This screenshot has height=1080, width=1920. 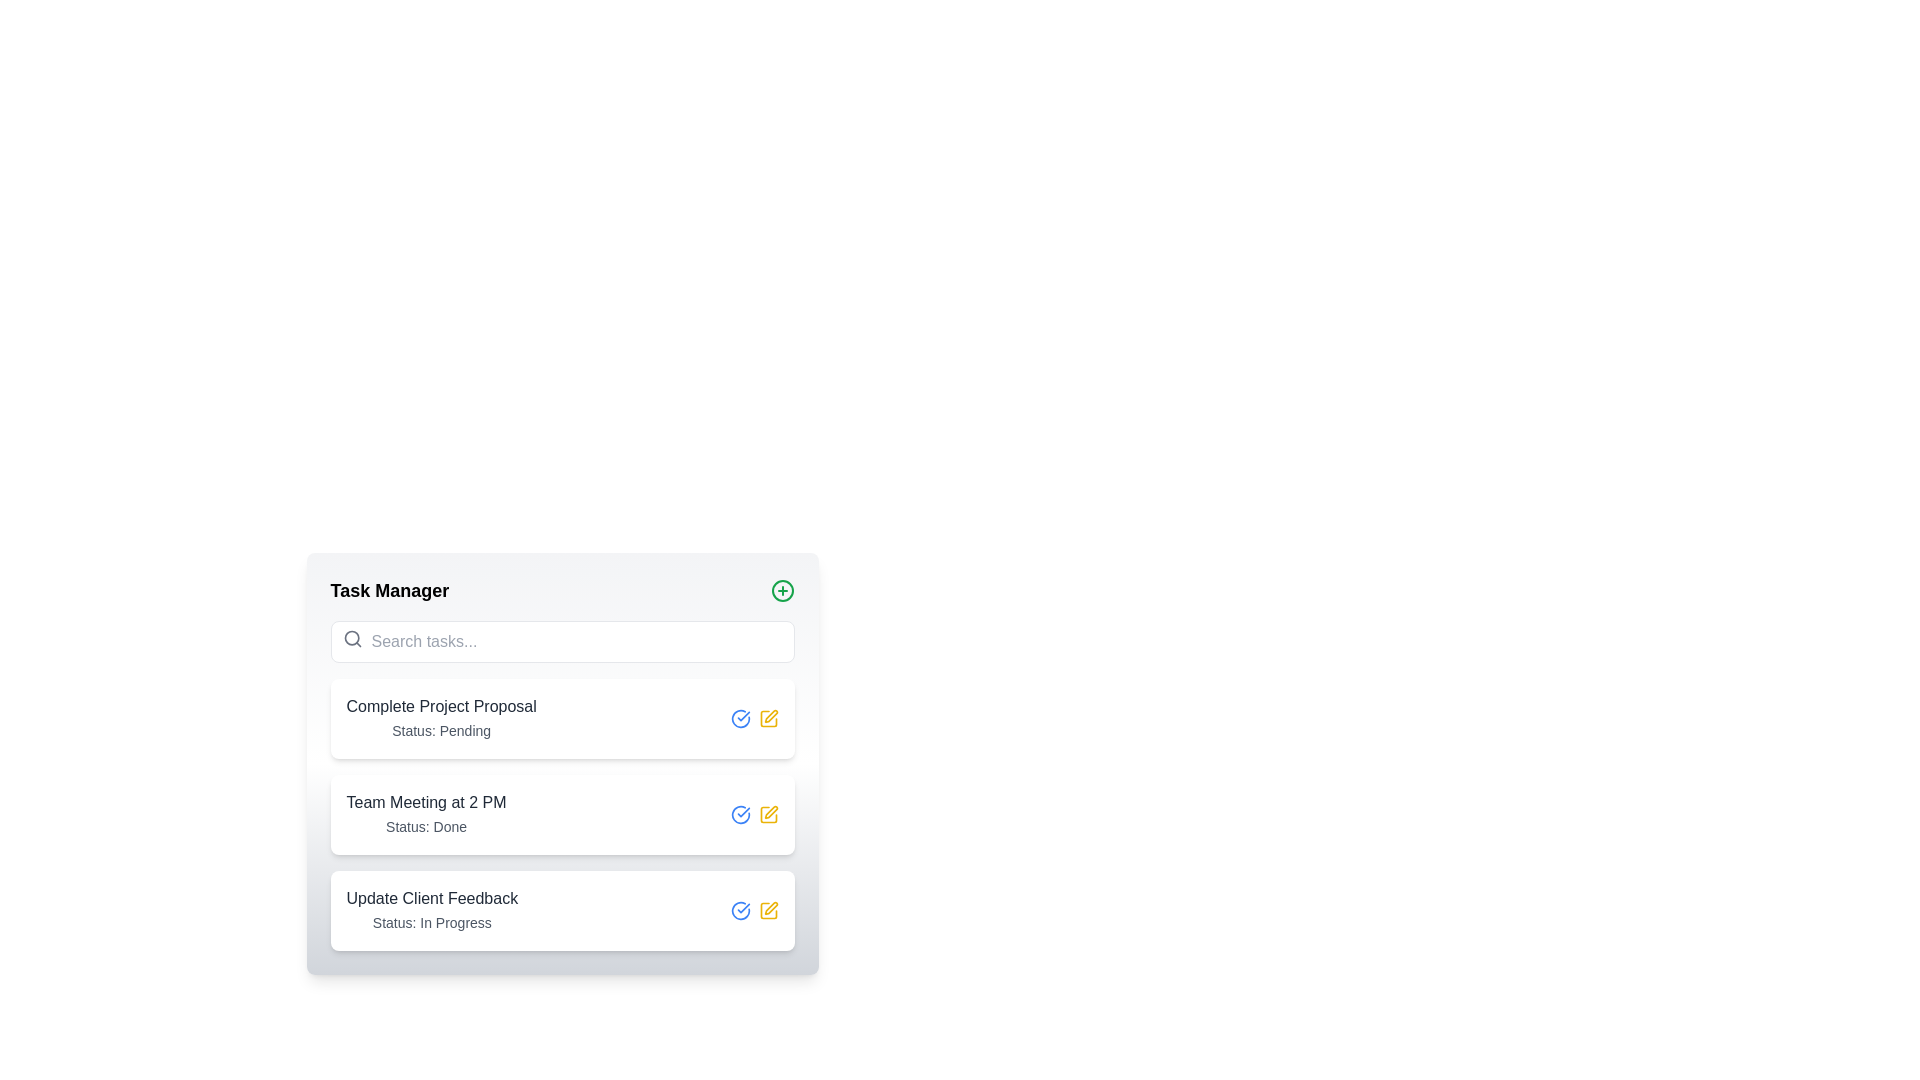 I want to click on the pencil icon located in the horizontal grouping of interactive icons for editing the task in the task manager interface, positioned at the far-right side of the row labeled 'Update Client Feedback, Status: In Progress', so click(x=753, y=910).